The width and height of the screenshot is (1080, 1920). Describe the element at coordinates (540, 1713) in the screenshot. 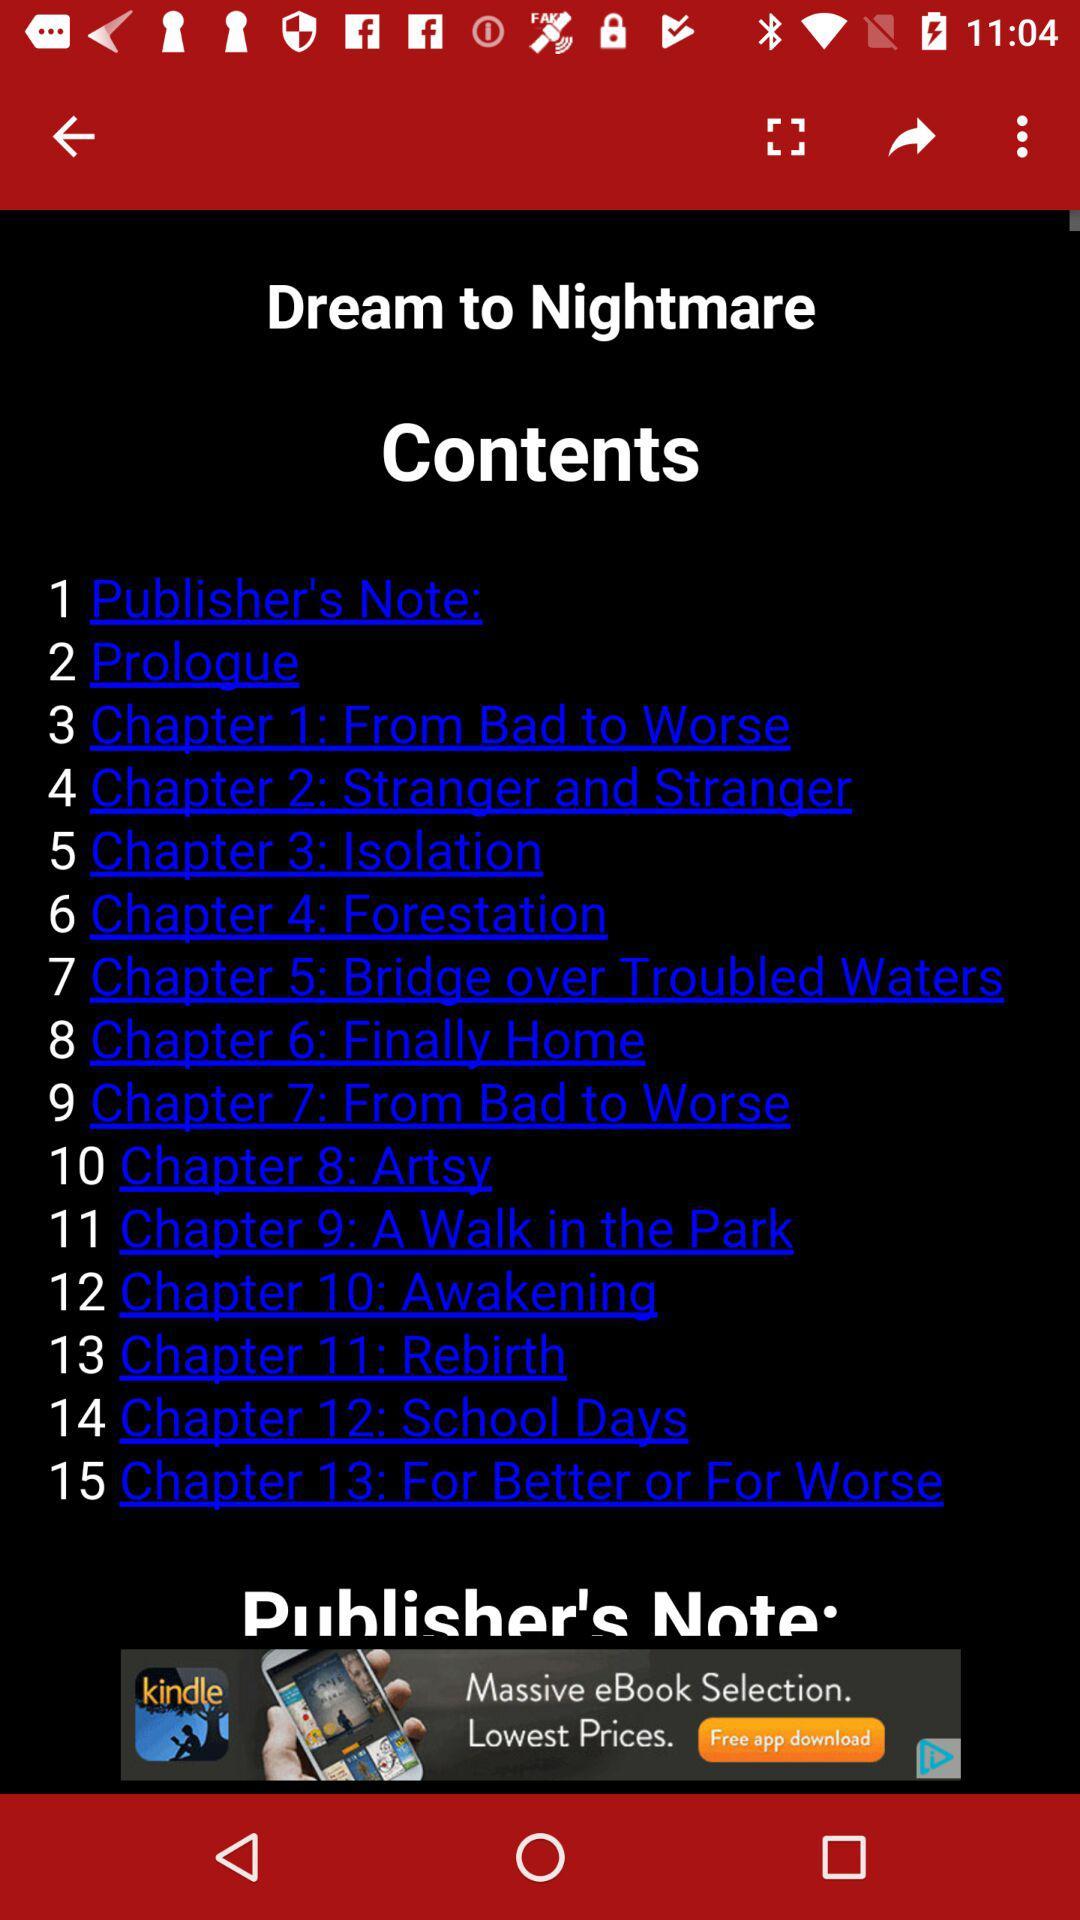

I see `advertisement page` at that location.